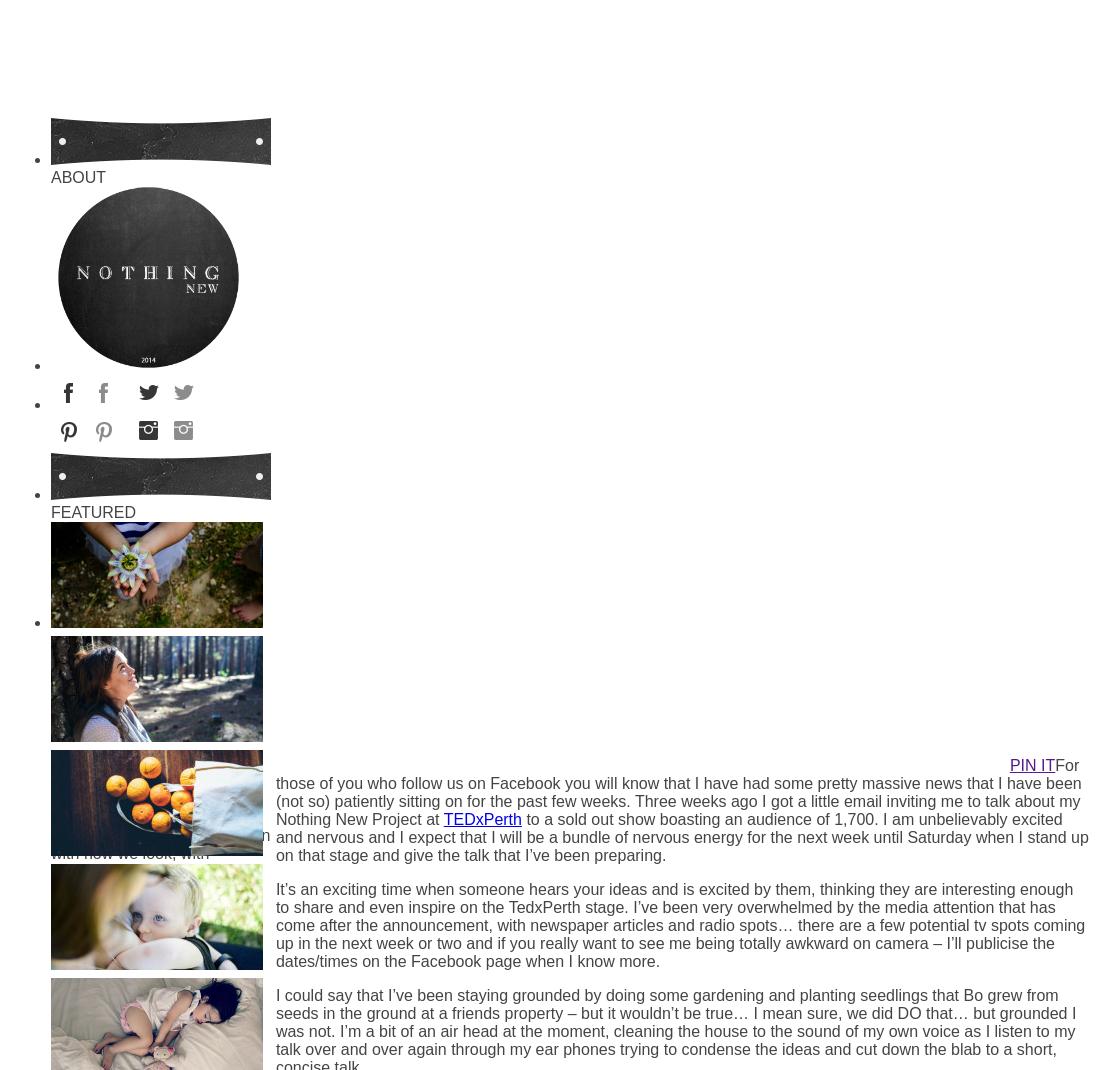 This screenshot has height=1070, width=1100. I want to click on 'There has been a lot of noise lately. A lot of it', so click(50, 708).